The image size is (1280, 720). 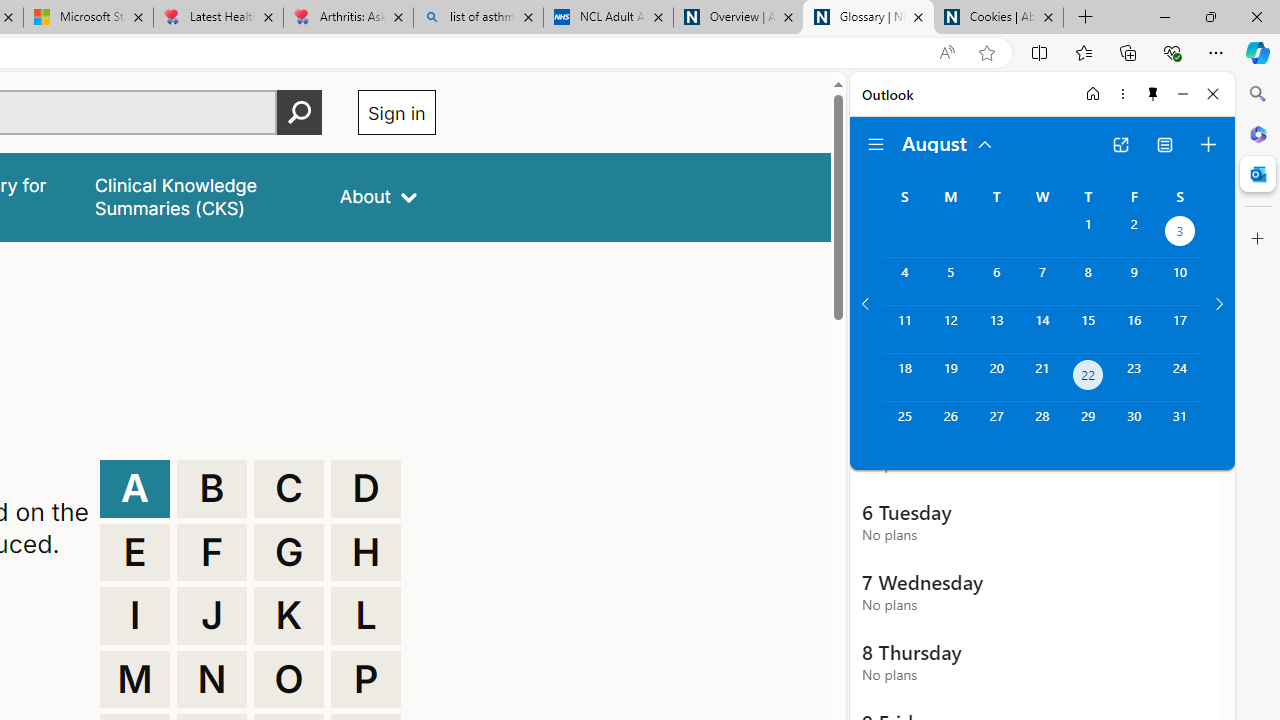 What do you see at coordinates (212, 678) in the screenshot?
I see `'N'` at bounding box center [212, 678].